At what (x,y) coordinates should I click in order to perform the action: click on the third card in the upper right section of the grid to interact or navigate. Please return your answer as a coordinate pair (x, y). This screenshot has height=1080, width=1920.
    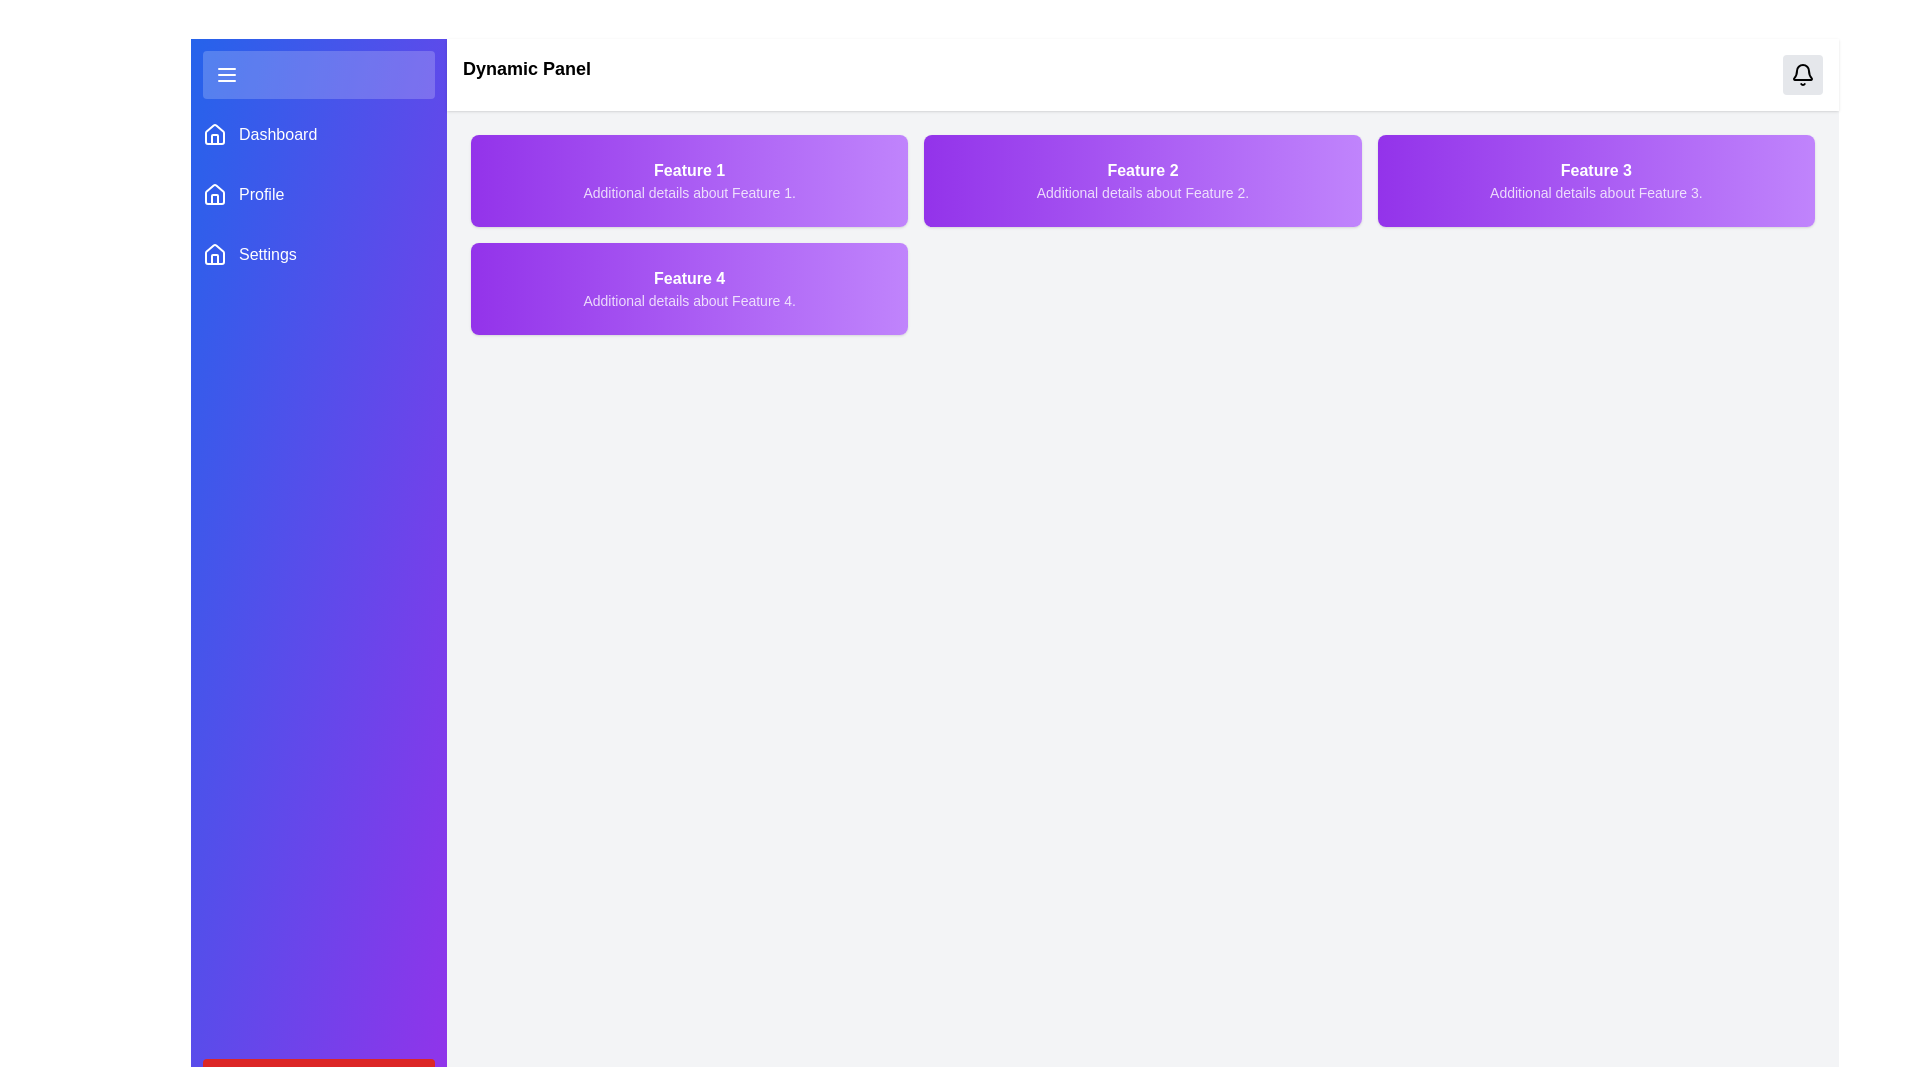
    Looking at the image, I should click on (1595, 181).